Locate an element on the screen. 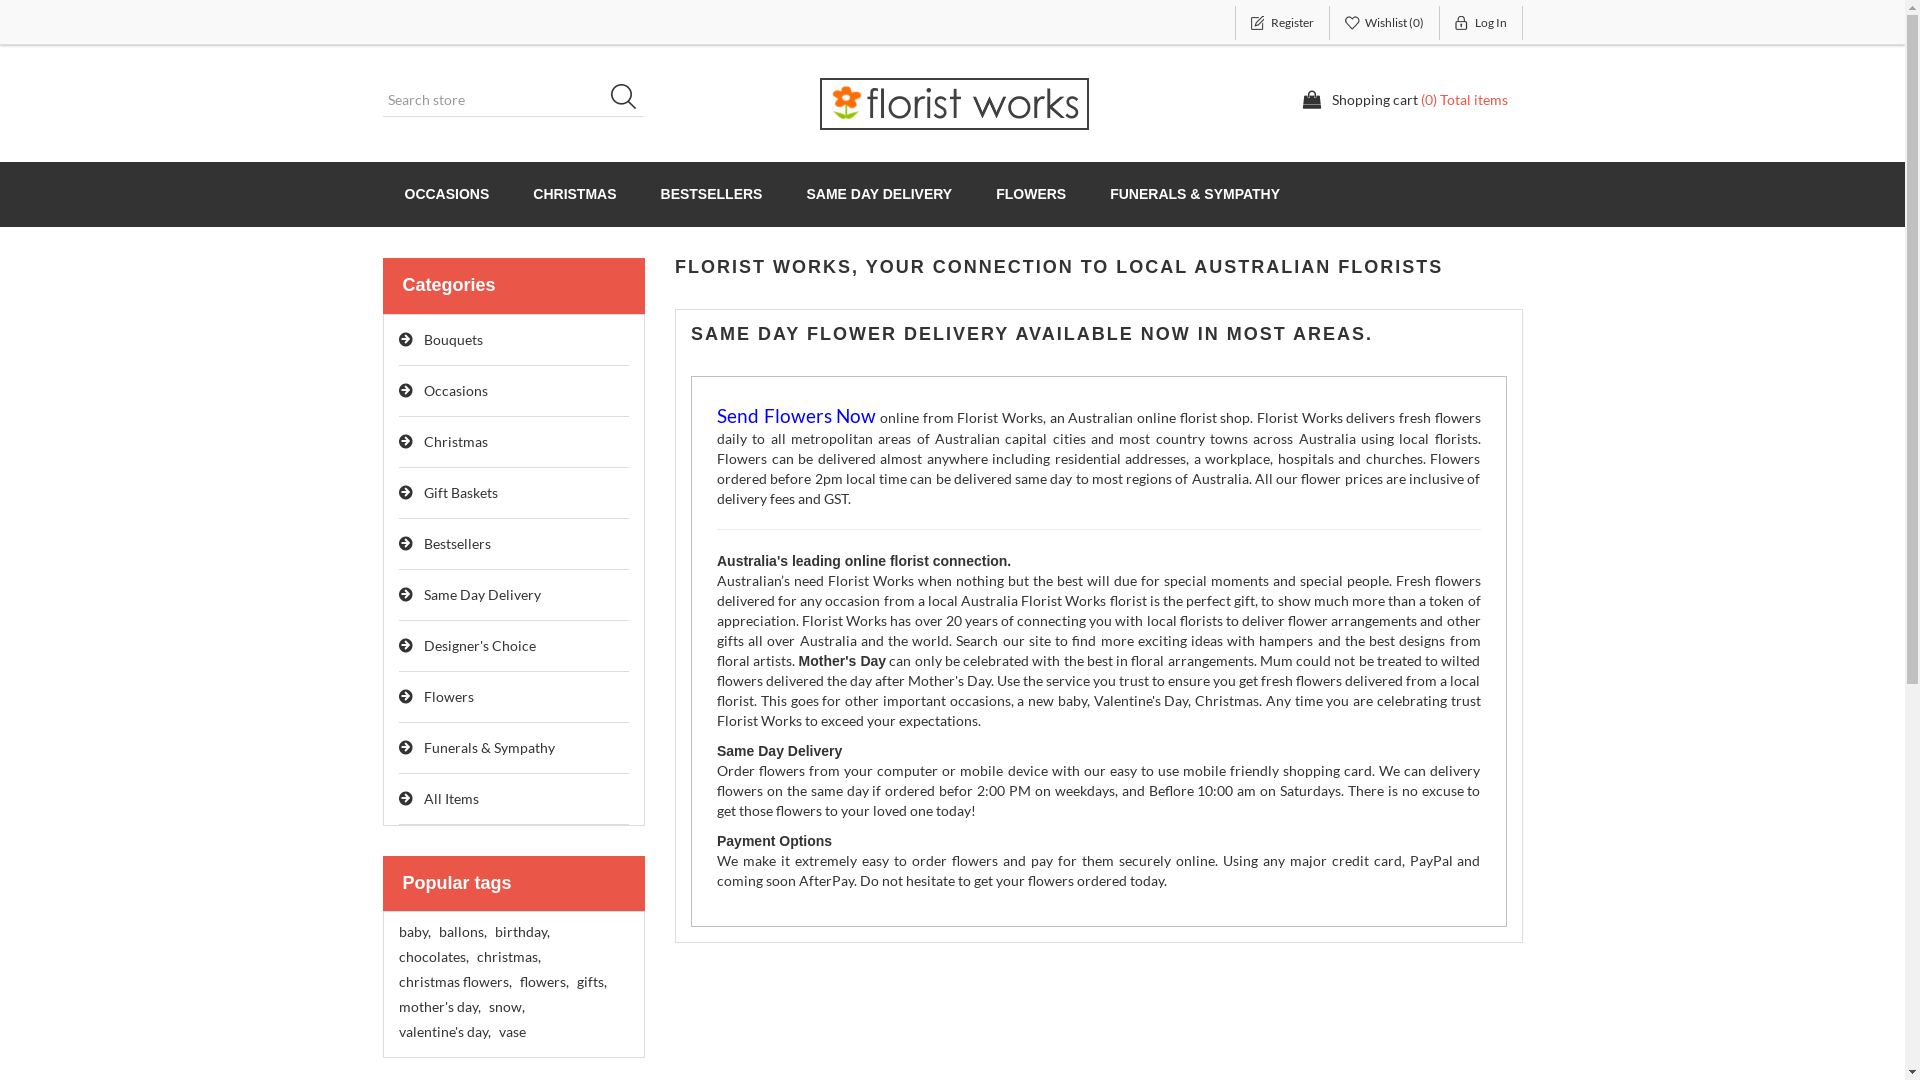 Image resolution: width=1920 pixels, height=1080 pixels. 'Log In' is located at coordinates (1481, 23).